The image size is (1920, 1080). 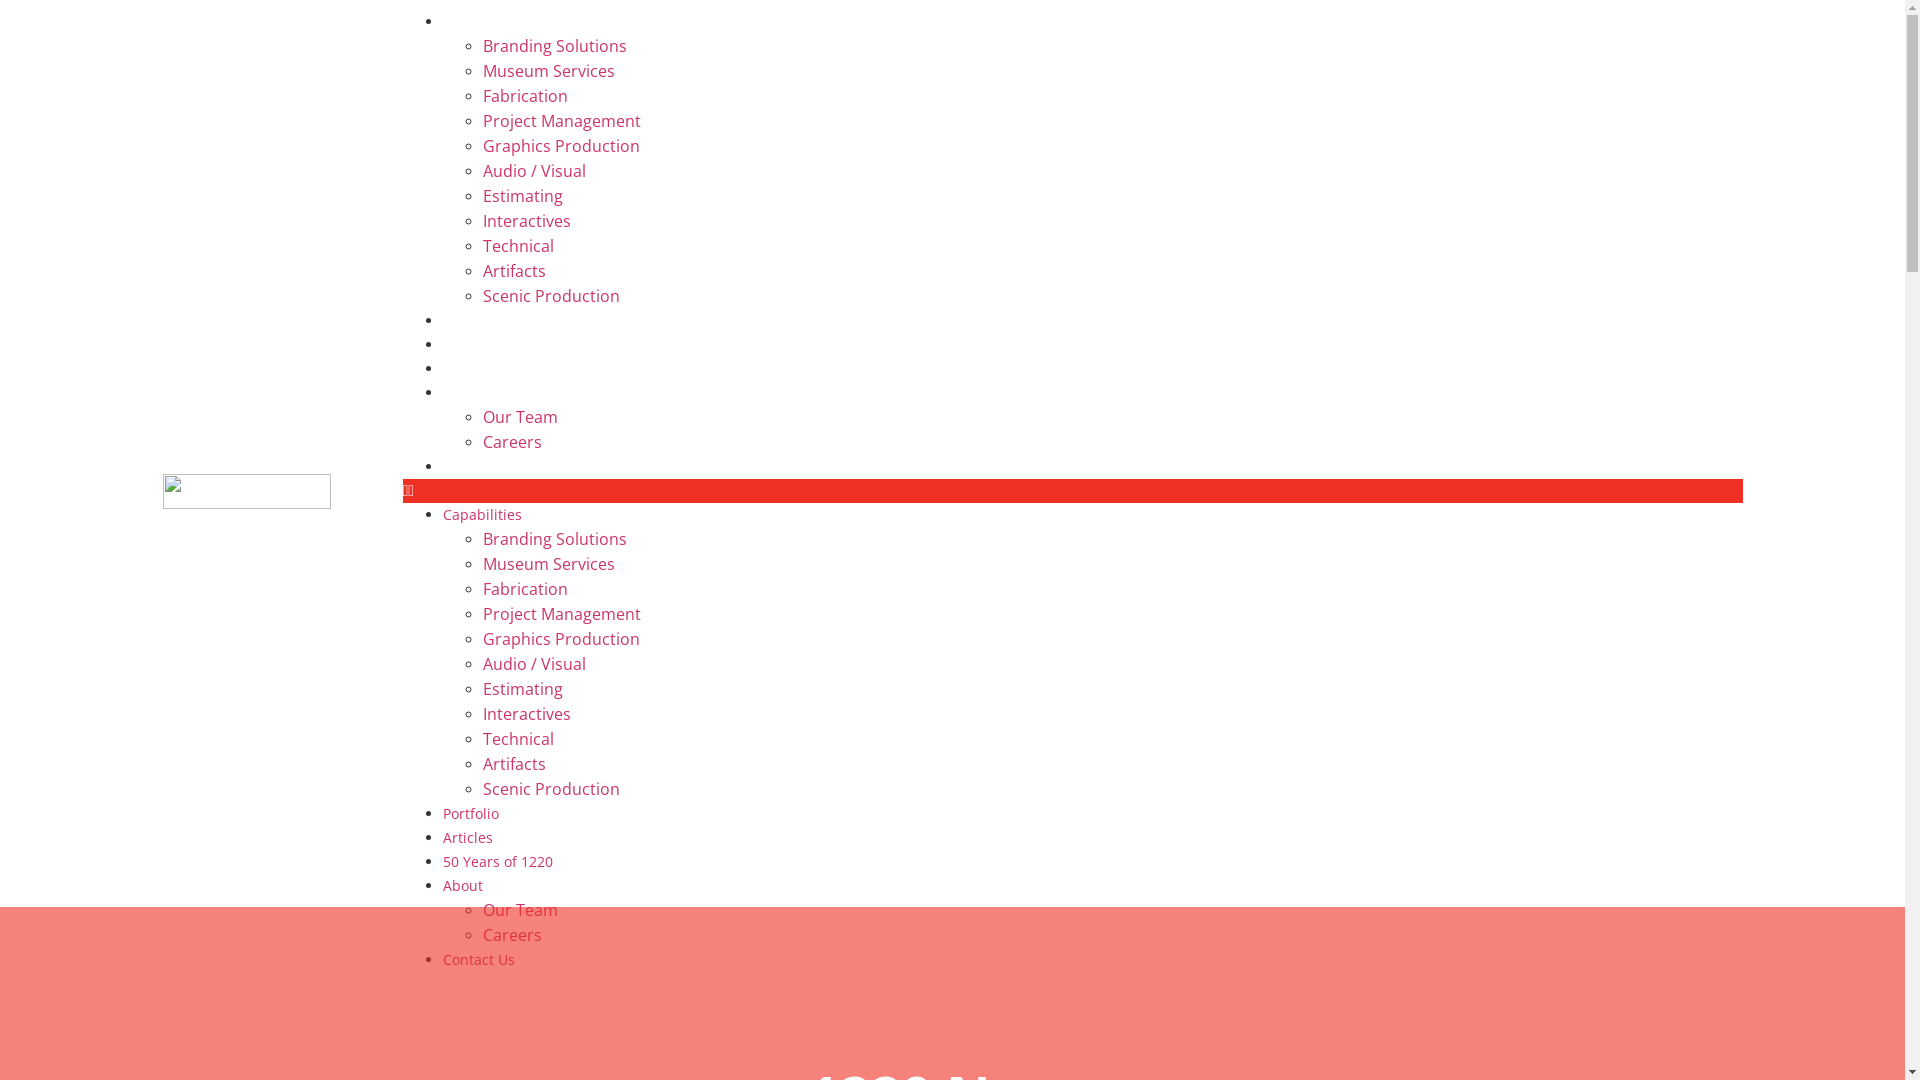 What do you see at coordinates (481, 45) in the screenshot?
I see `'Branding Solutions'` at bounding box center [481, 45].